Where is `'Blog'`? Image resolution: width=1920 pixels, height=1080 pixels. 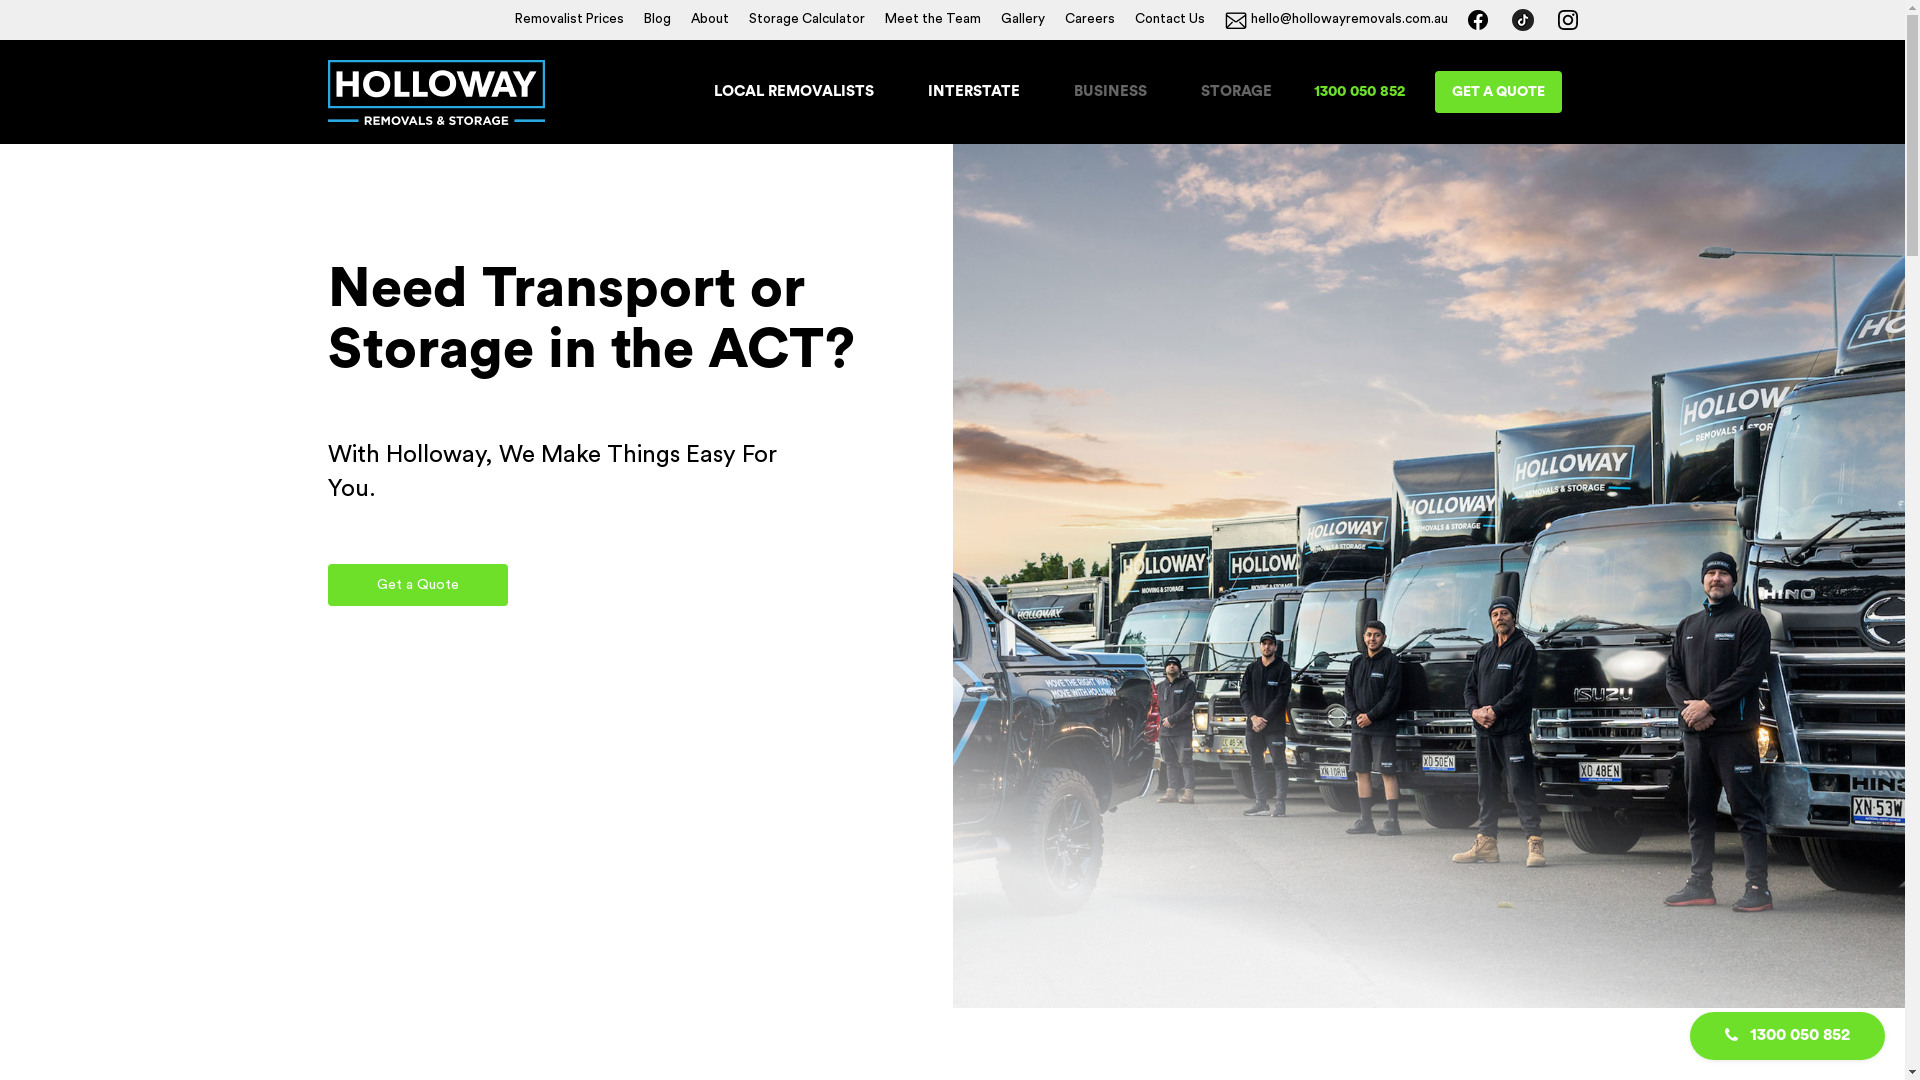 'Blog' is located at coordinates (657, 19).